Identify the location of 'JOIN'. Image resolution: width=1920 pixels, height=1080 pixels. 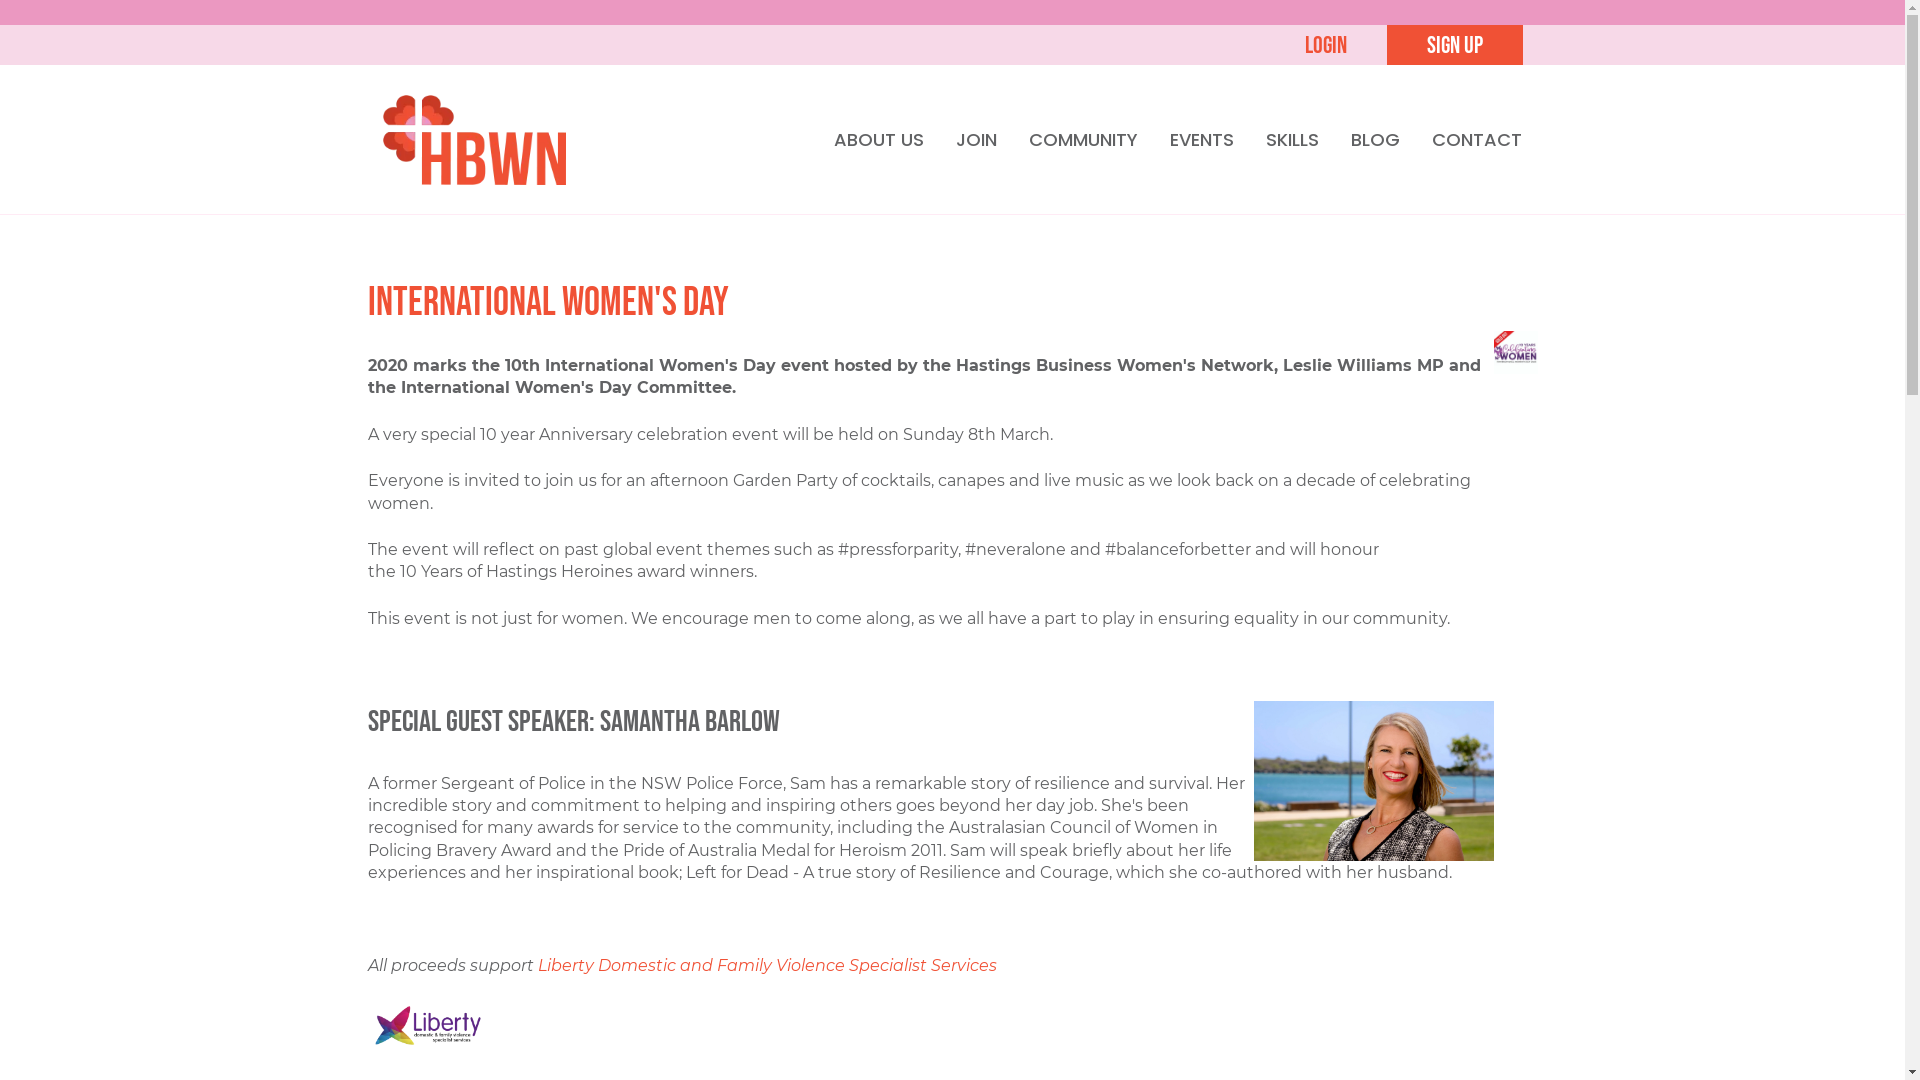
(975, 138).